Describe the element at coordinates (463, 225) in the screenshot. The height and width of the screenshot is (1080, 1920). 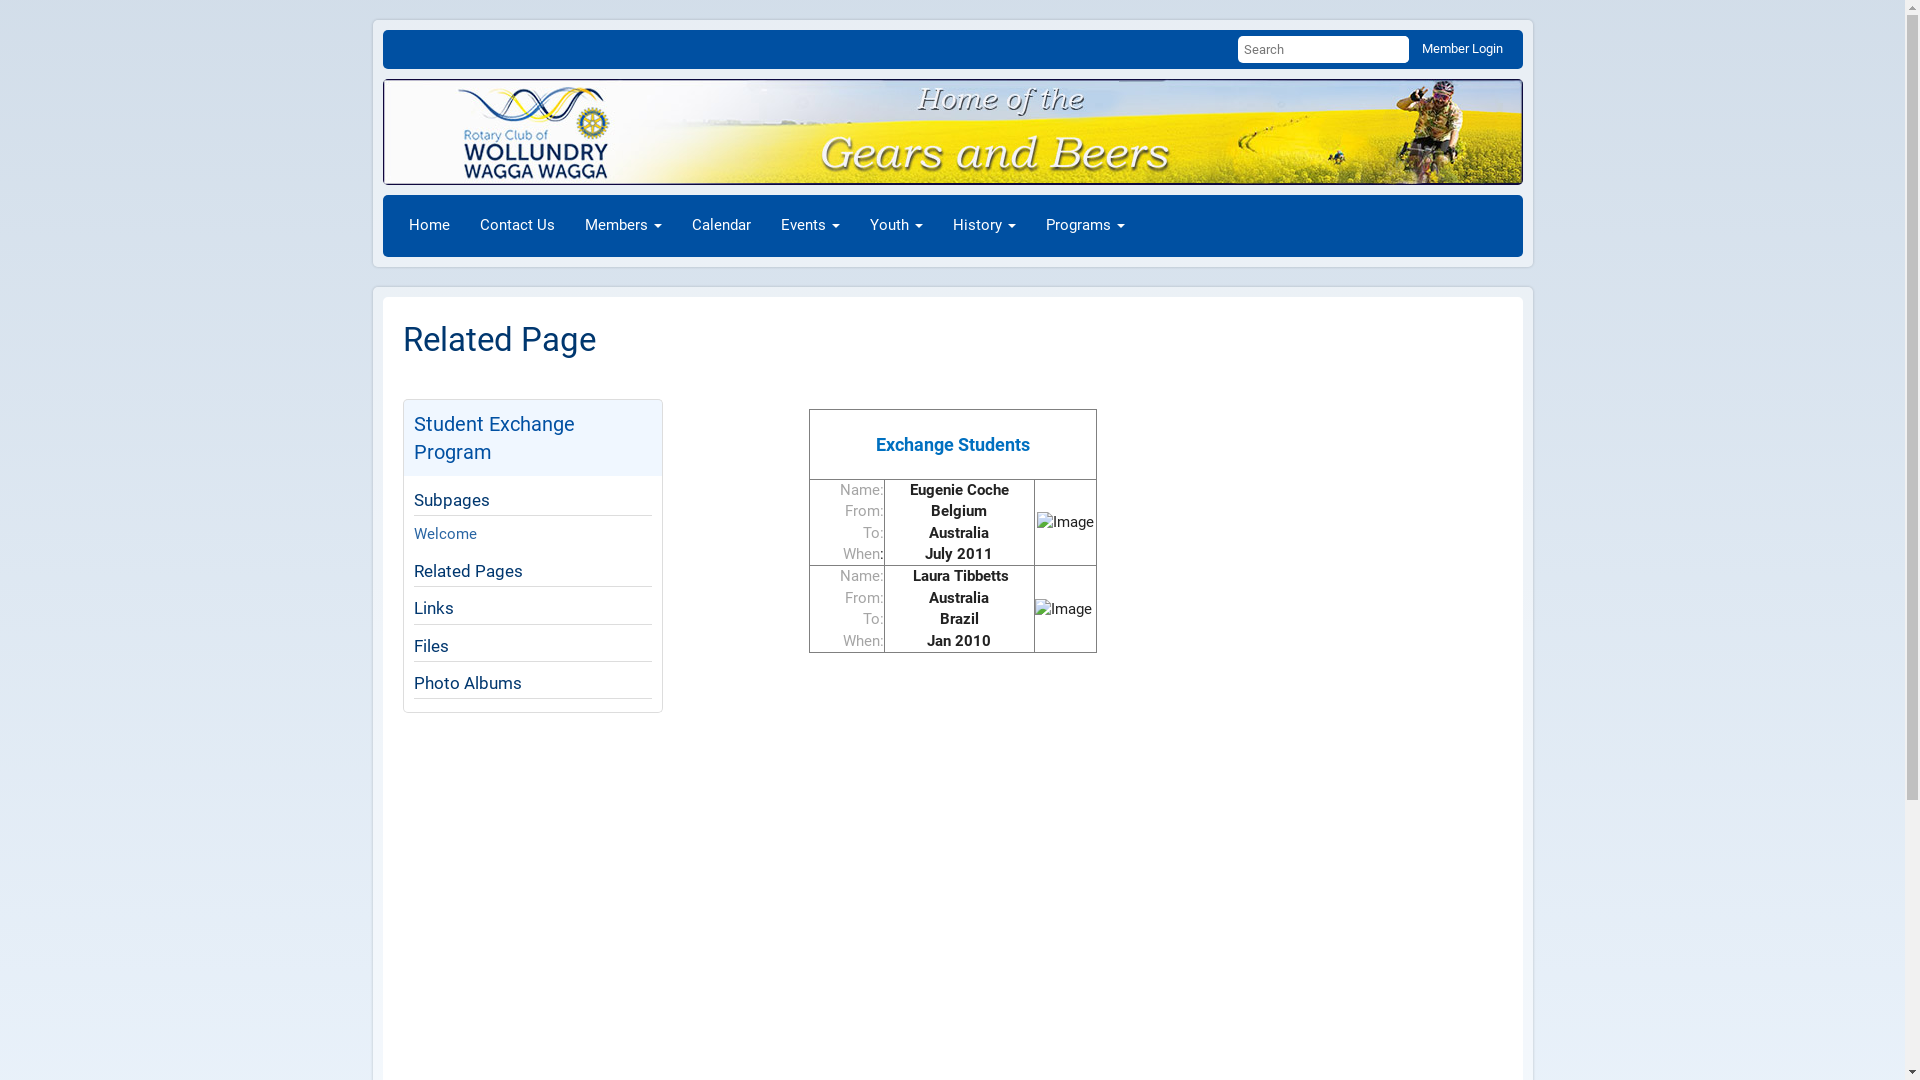
I see `'Contact Us'` at that location.